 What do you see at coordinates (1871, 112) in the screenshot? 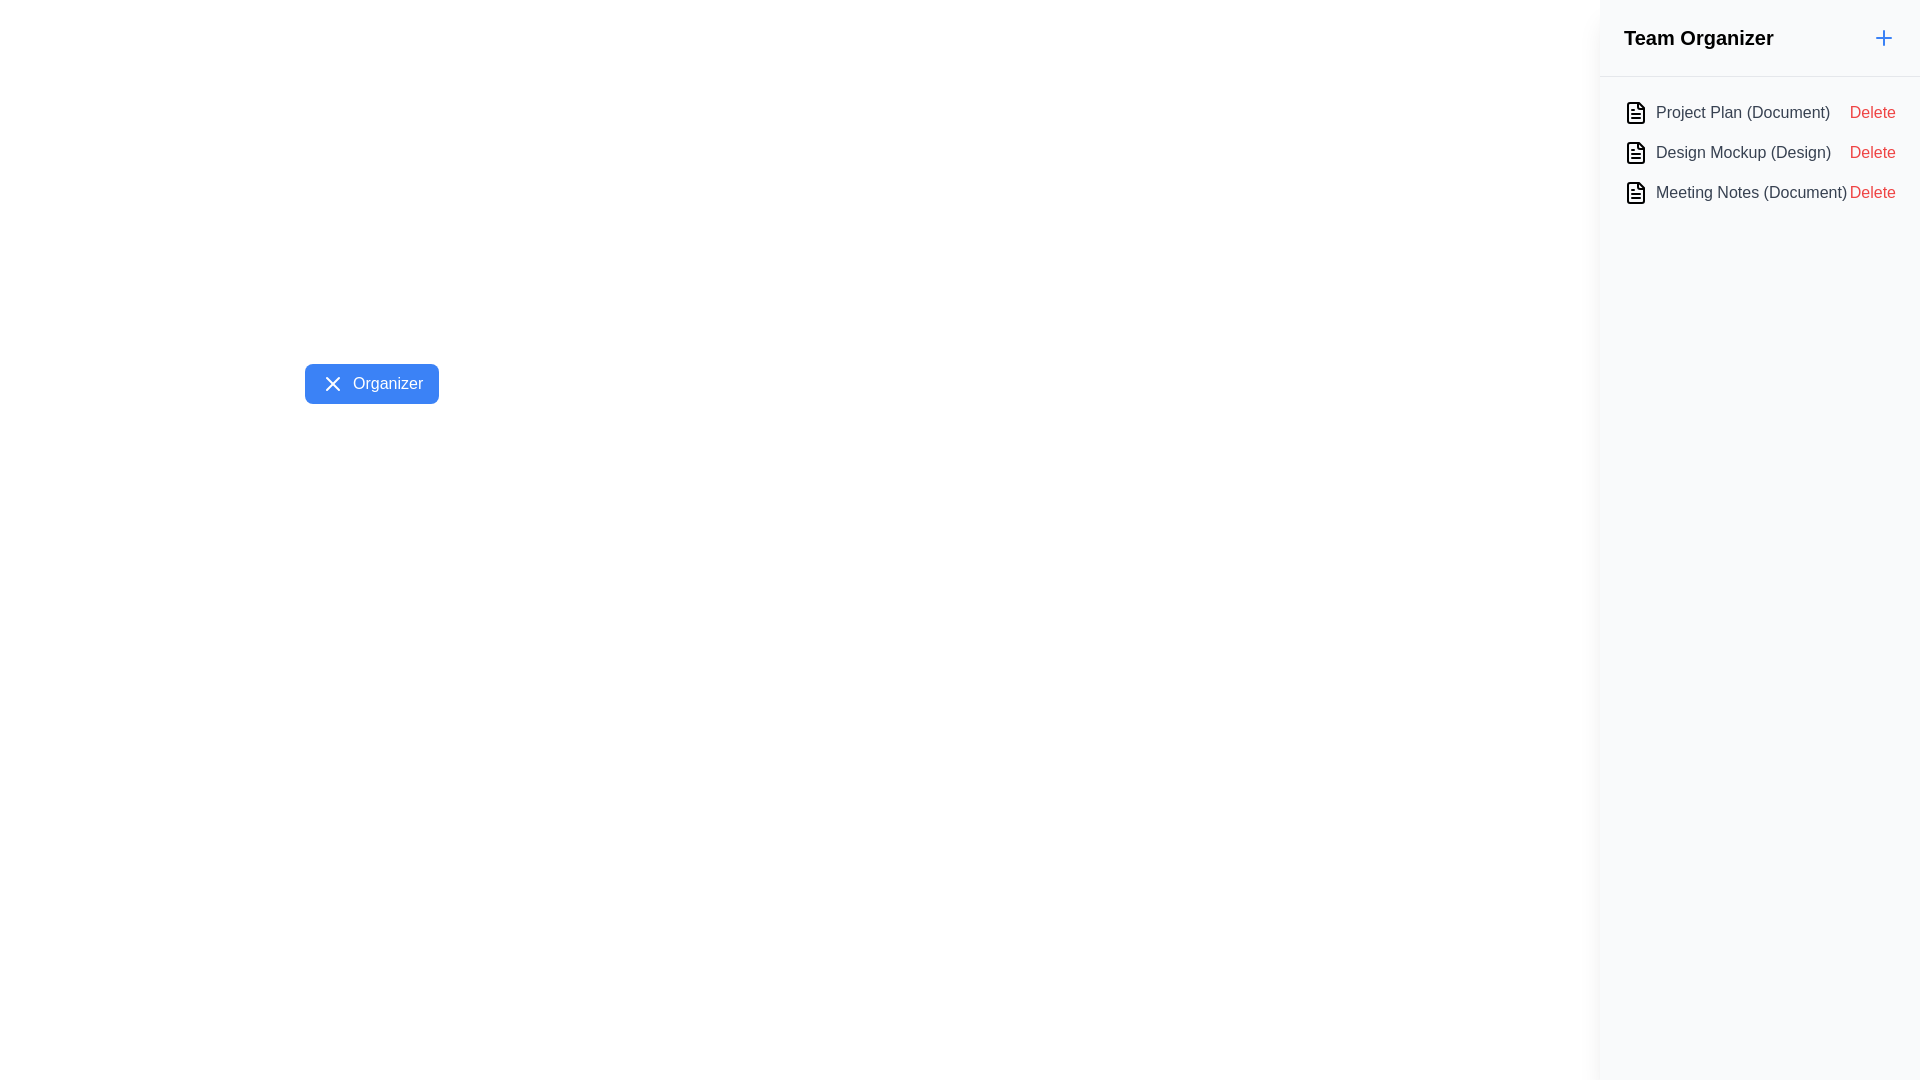
I see `the red 'Delete' text label` at bounding box center [1871, 112].